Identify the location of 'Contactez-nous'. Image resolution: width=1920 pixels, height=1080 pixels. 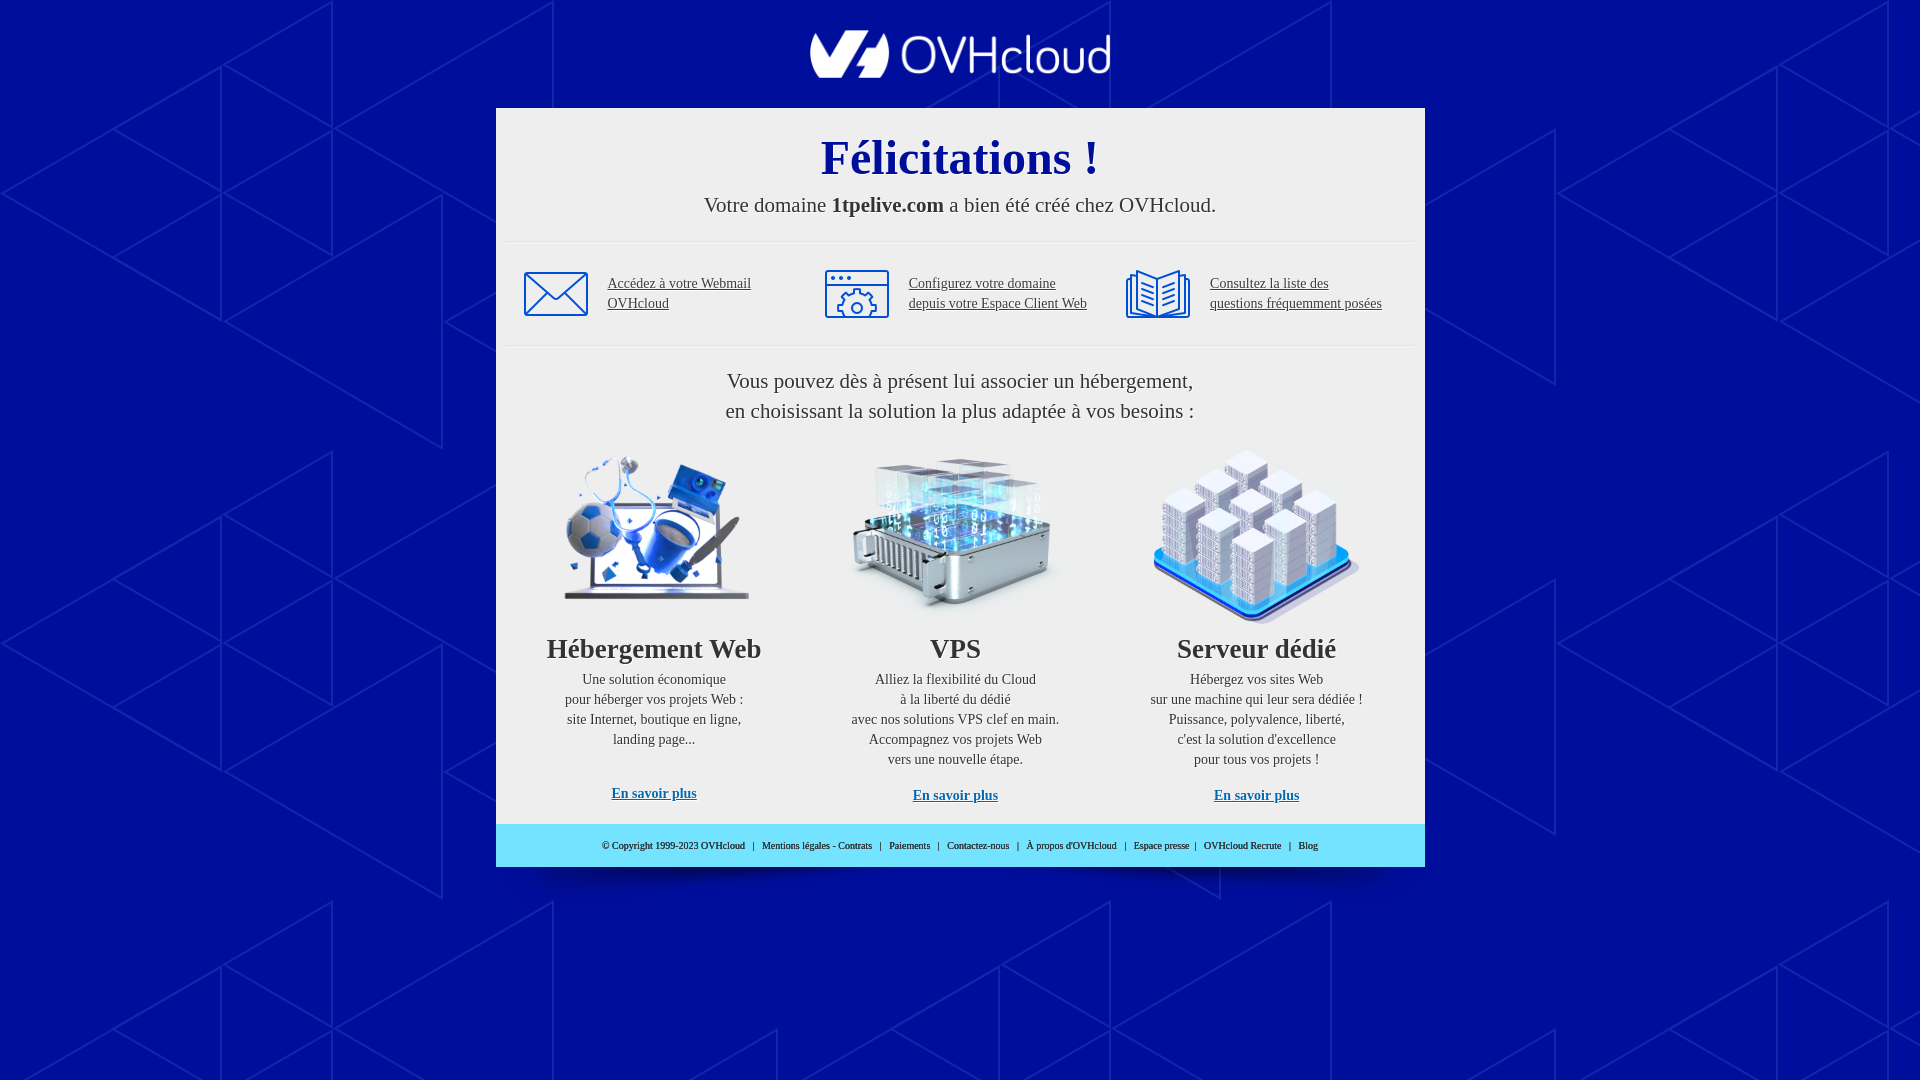
(978, 845).